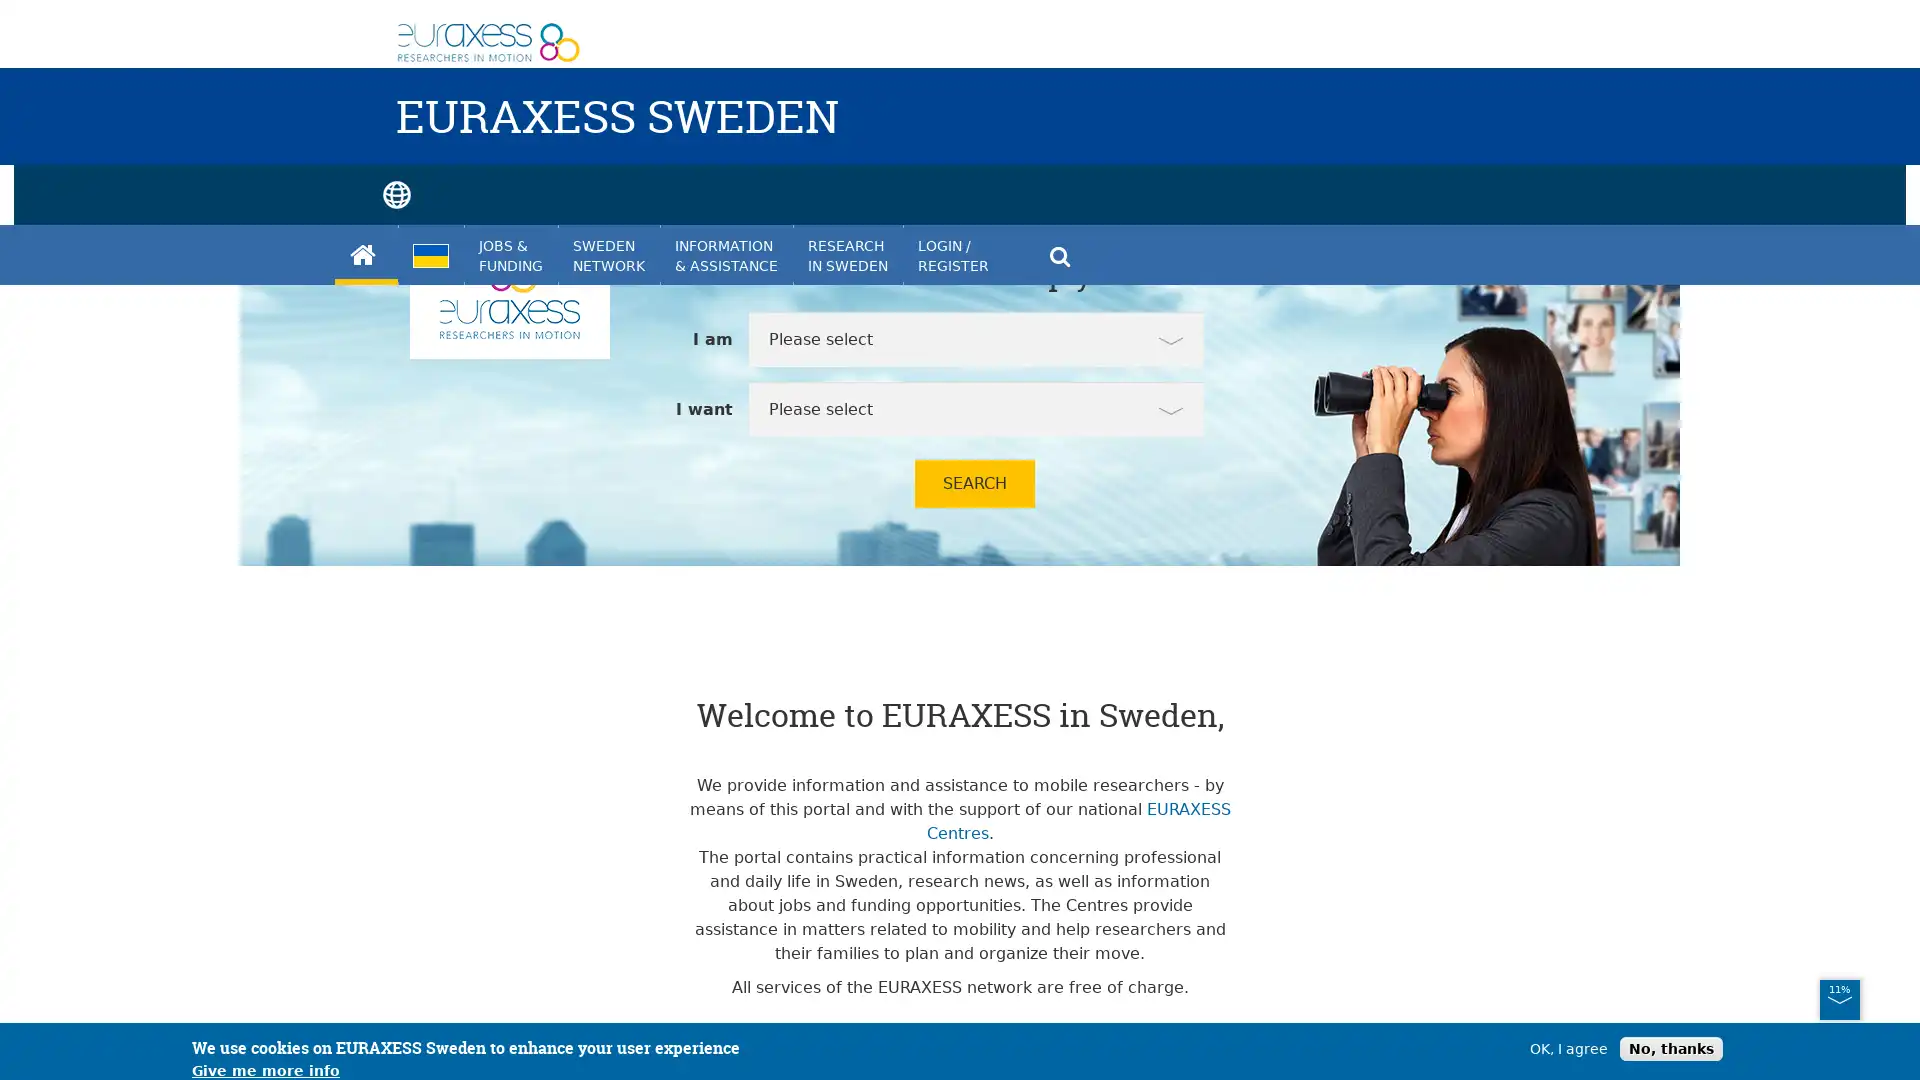 The height and width of the screenshot is (1080, 1920). Describe the element at coordinates (975, 338) in the screenshot. I see `Please select` at that location.